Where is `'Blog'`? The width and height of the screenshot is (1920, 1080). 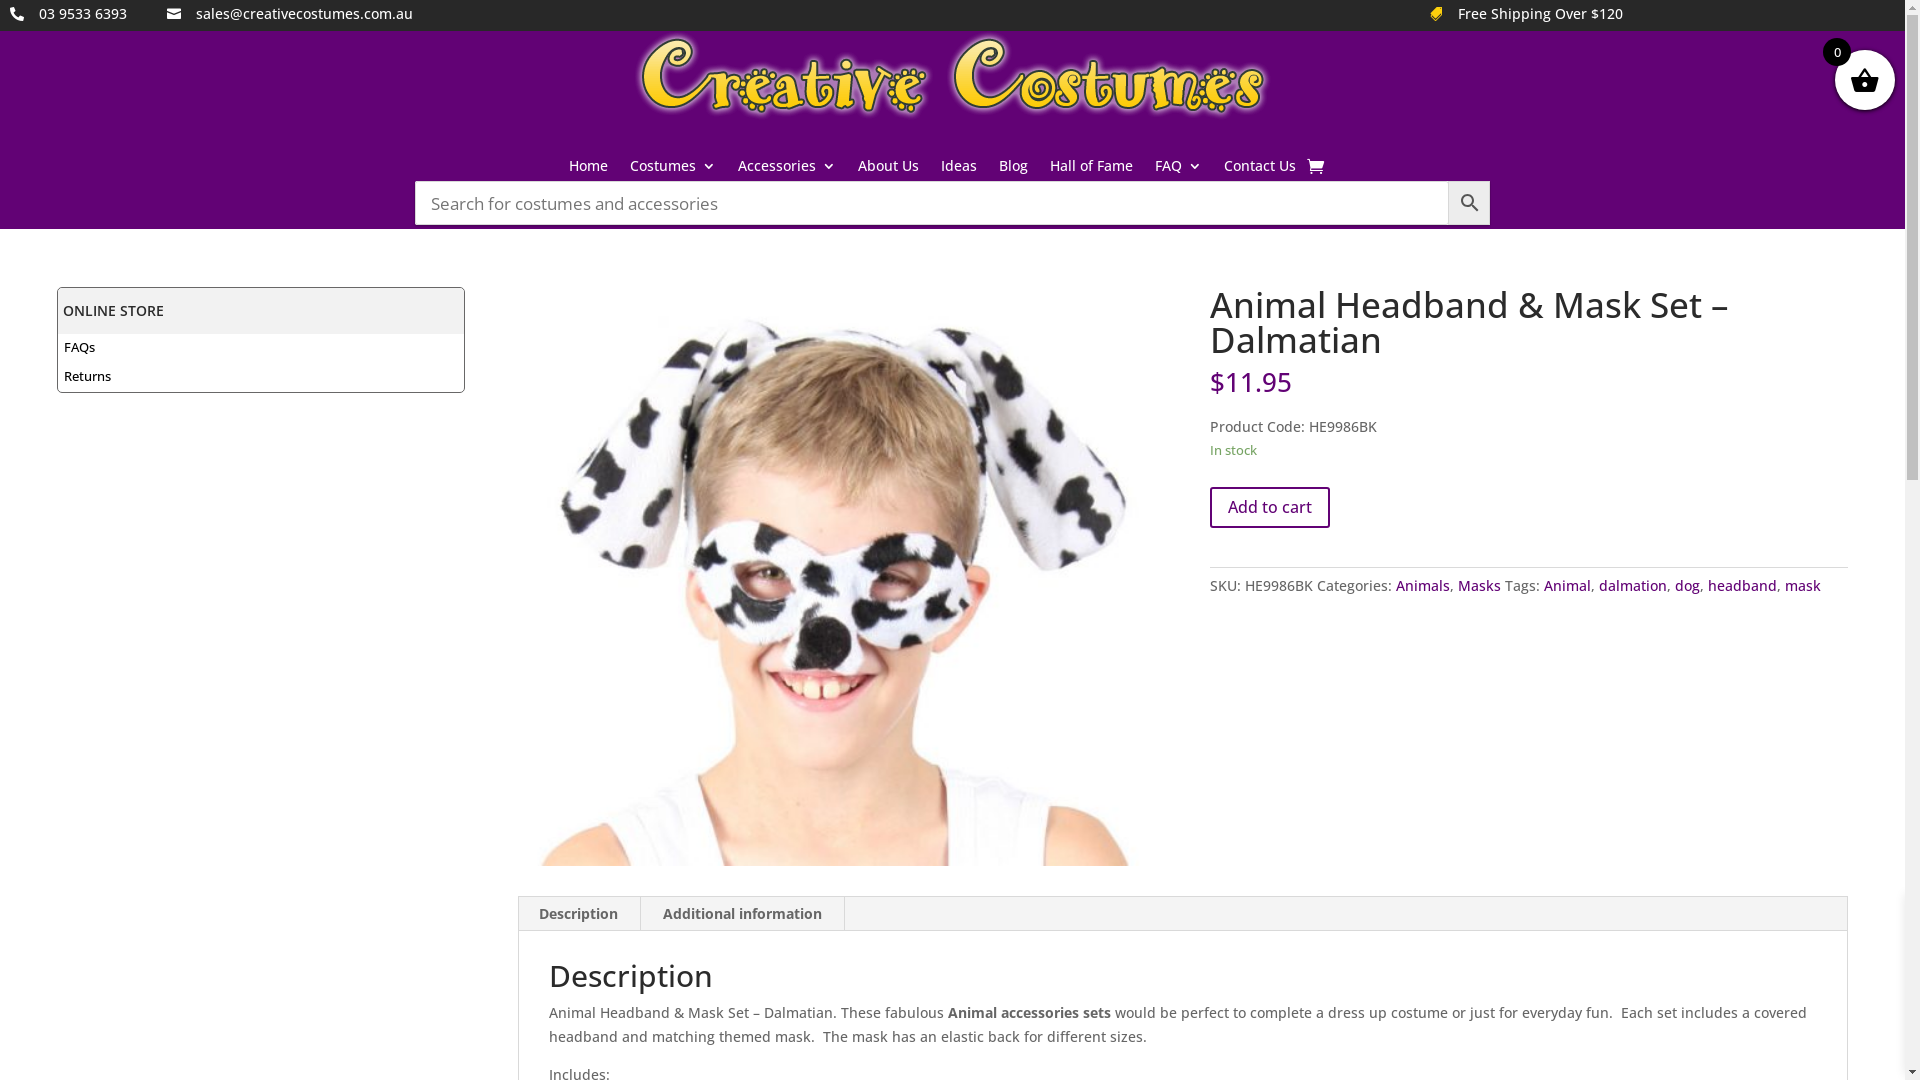 'Blog' is located at coordinates (1013, 168).